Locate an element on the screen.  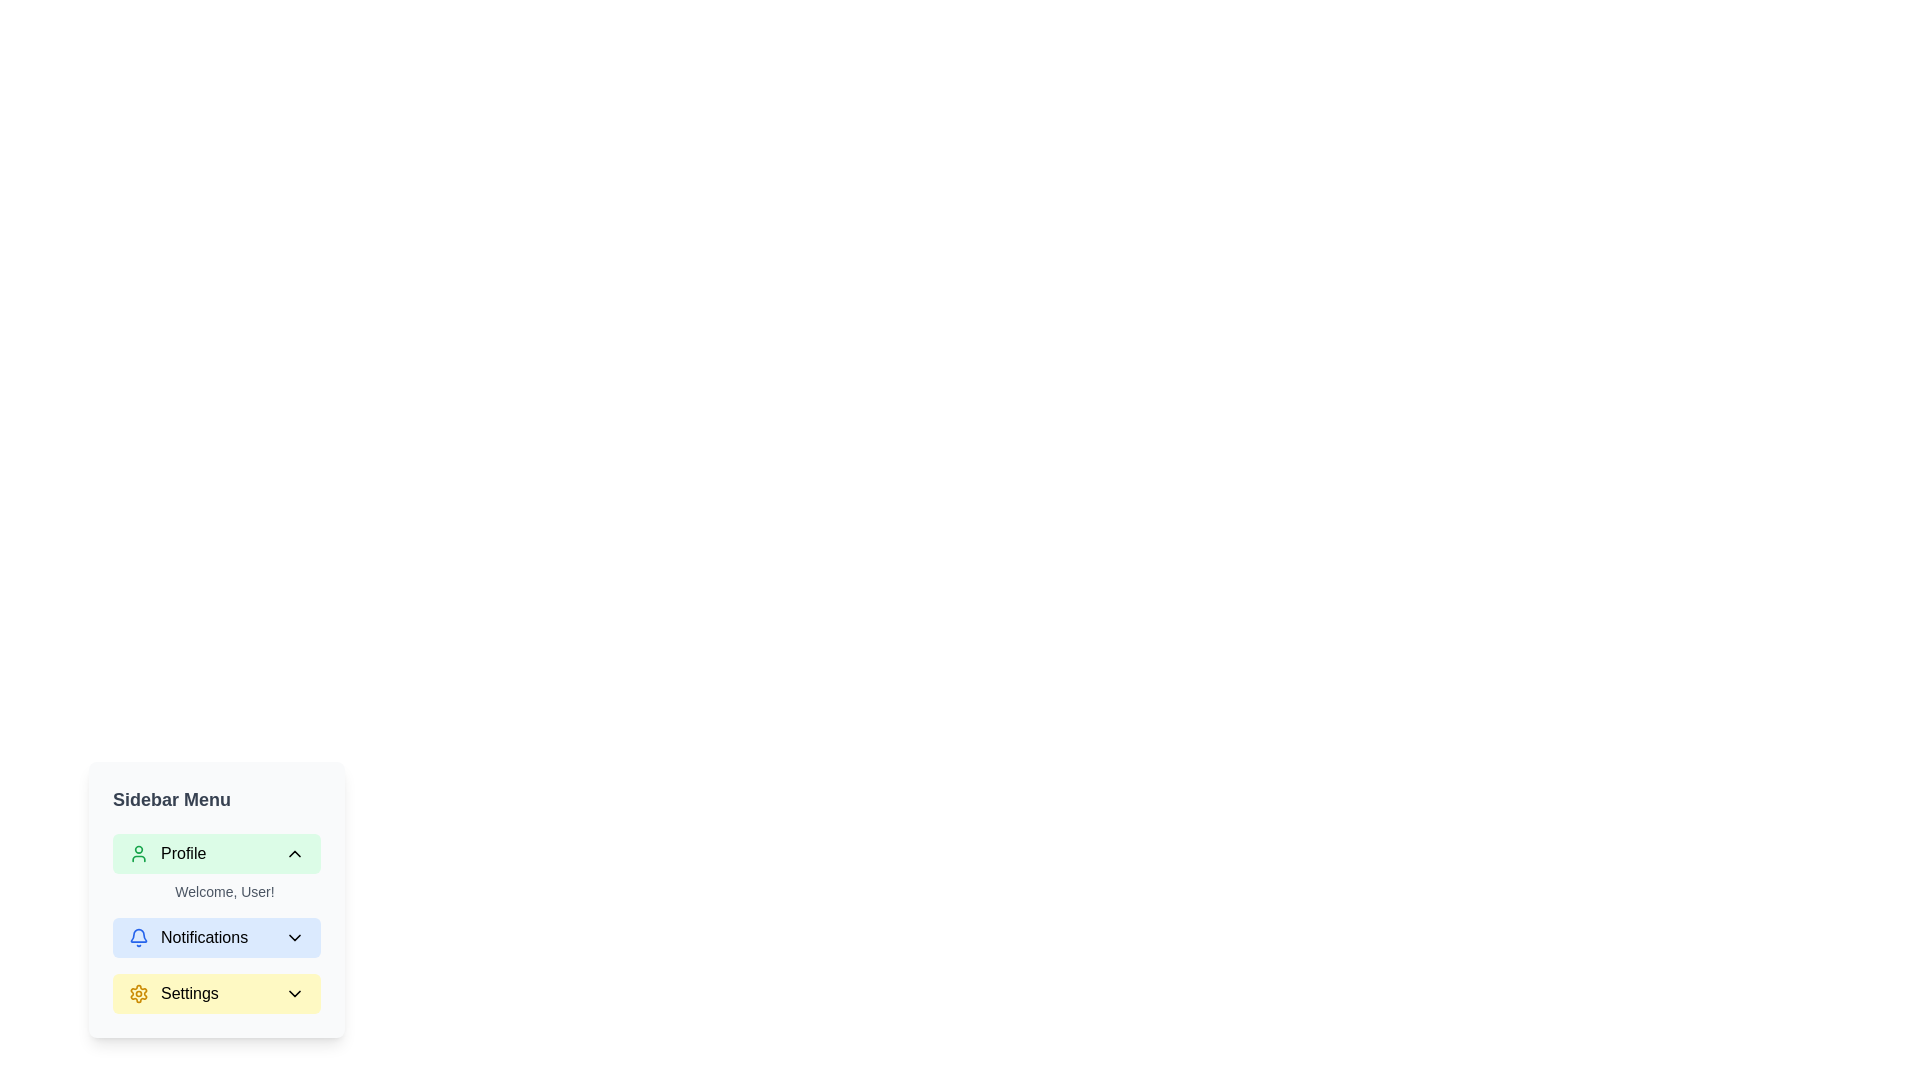
the Dropdown Icon located at the rightmost end of the 'Notifications' menu item is located at coordinates (293, 937).